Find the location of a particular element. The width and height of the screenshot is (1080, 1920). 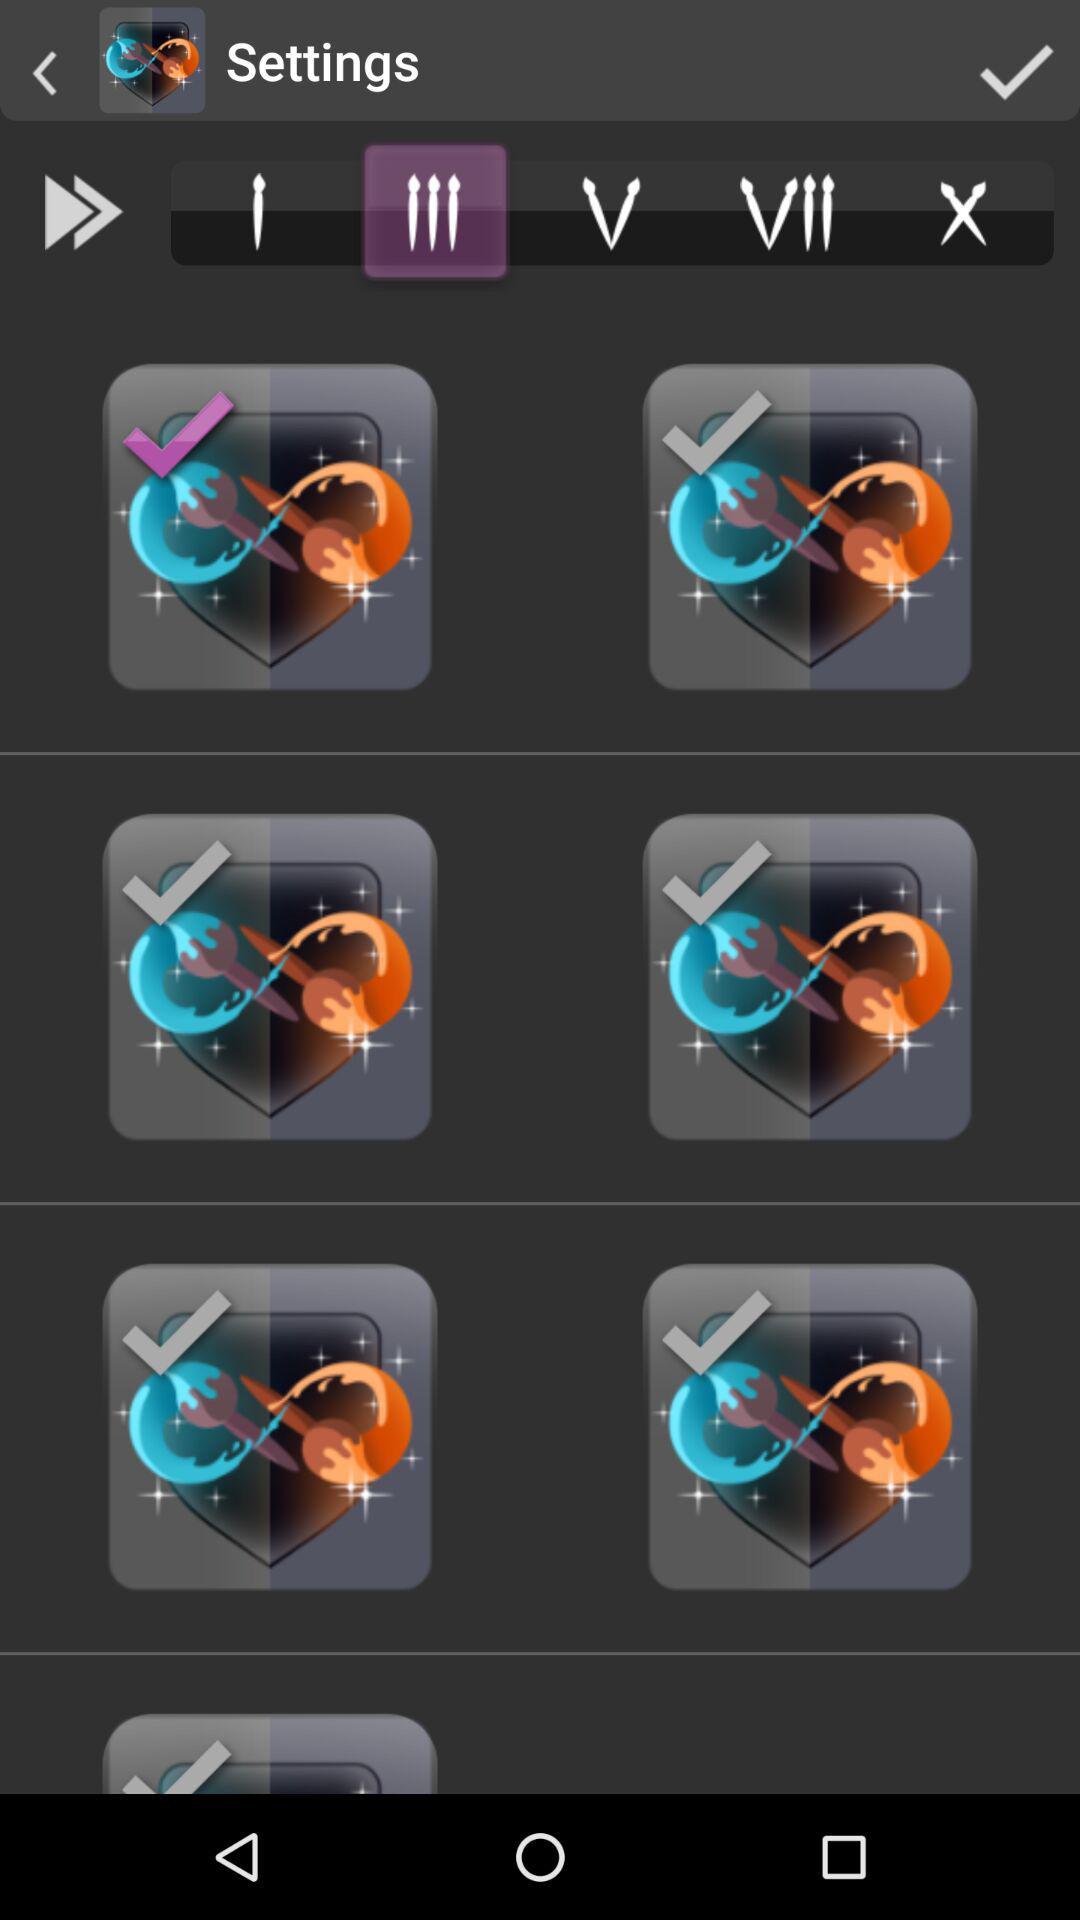

the last image from the bottom left side of the web page is located at coordinates (270, 1428).